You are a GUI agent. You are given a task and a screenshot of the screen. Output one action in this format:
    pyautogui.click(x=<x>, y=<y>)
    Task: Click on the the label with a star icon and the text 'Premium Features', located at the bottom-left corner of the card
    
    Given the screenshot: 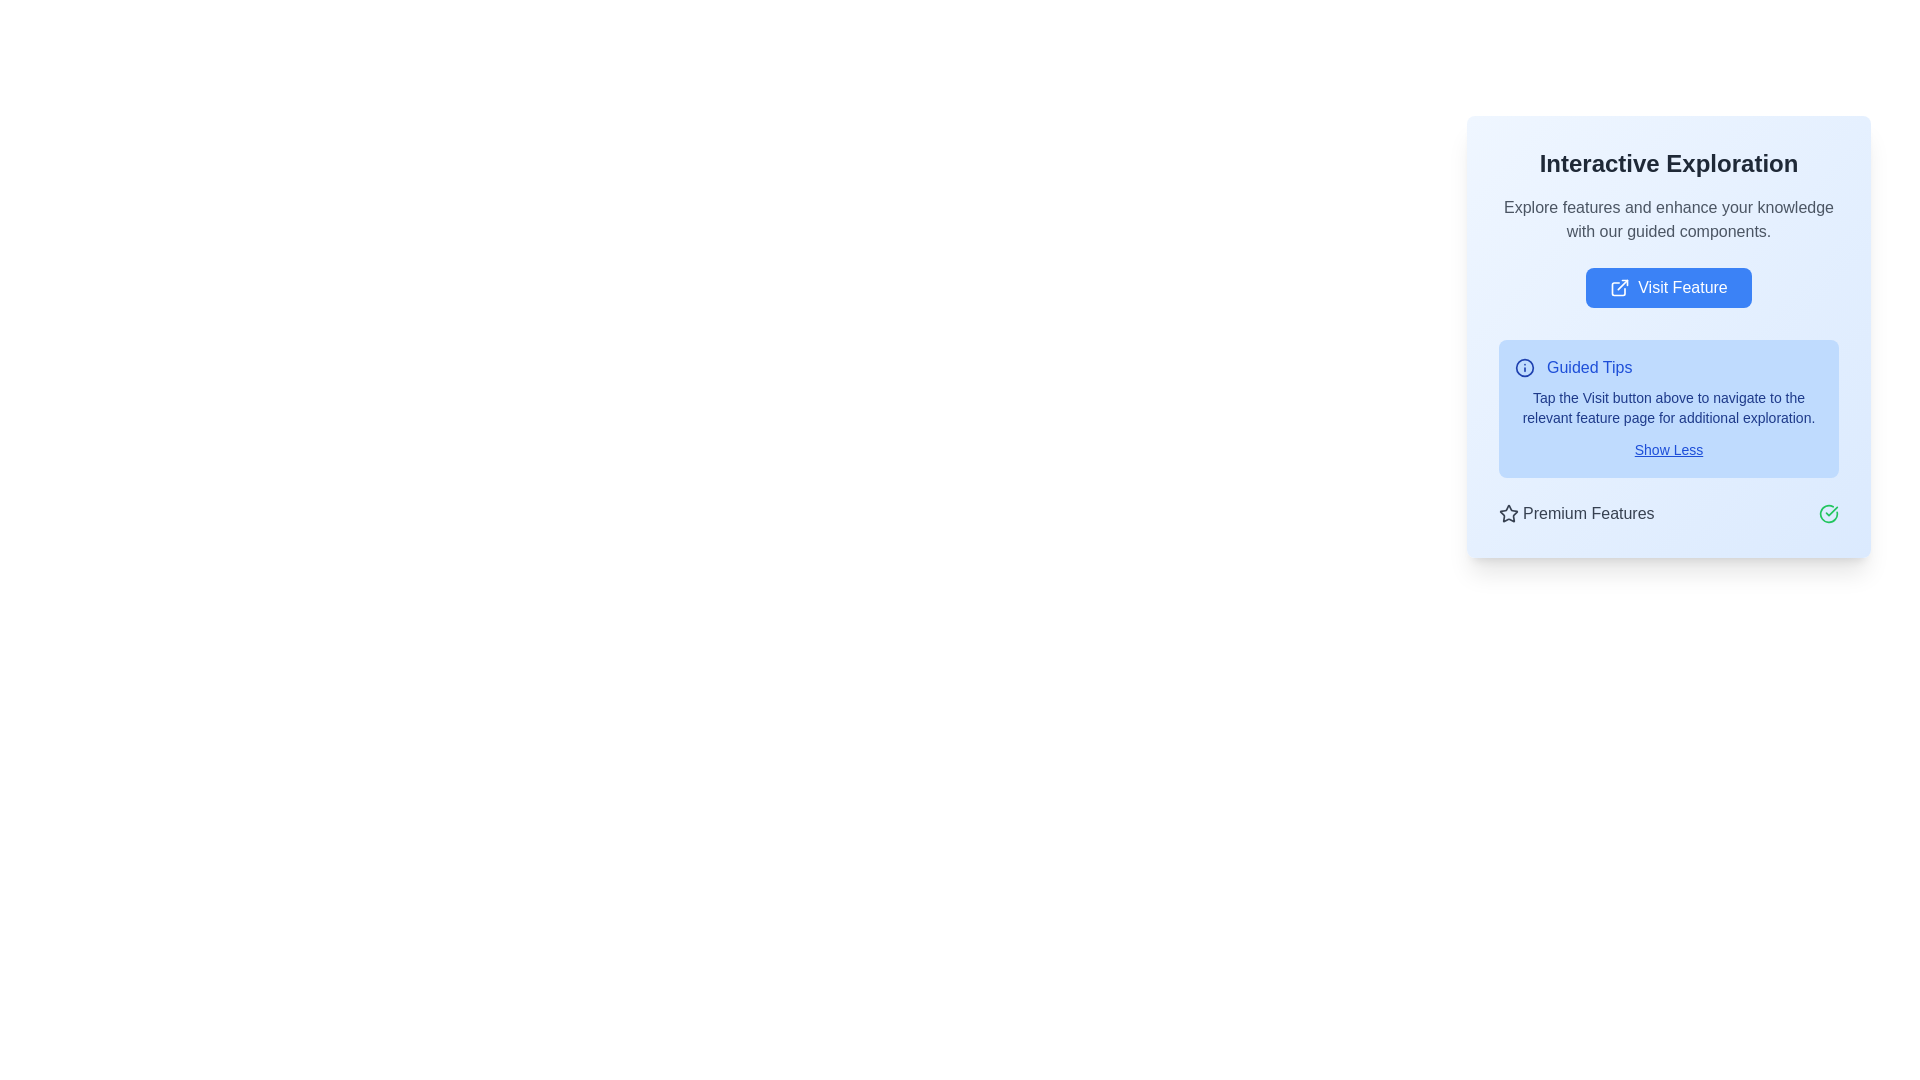 What is the action you would take?
    pyautogui.click(x=1575, y=512)
    